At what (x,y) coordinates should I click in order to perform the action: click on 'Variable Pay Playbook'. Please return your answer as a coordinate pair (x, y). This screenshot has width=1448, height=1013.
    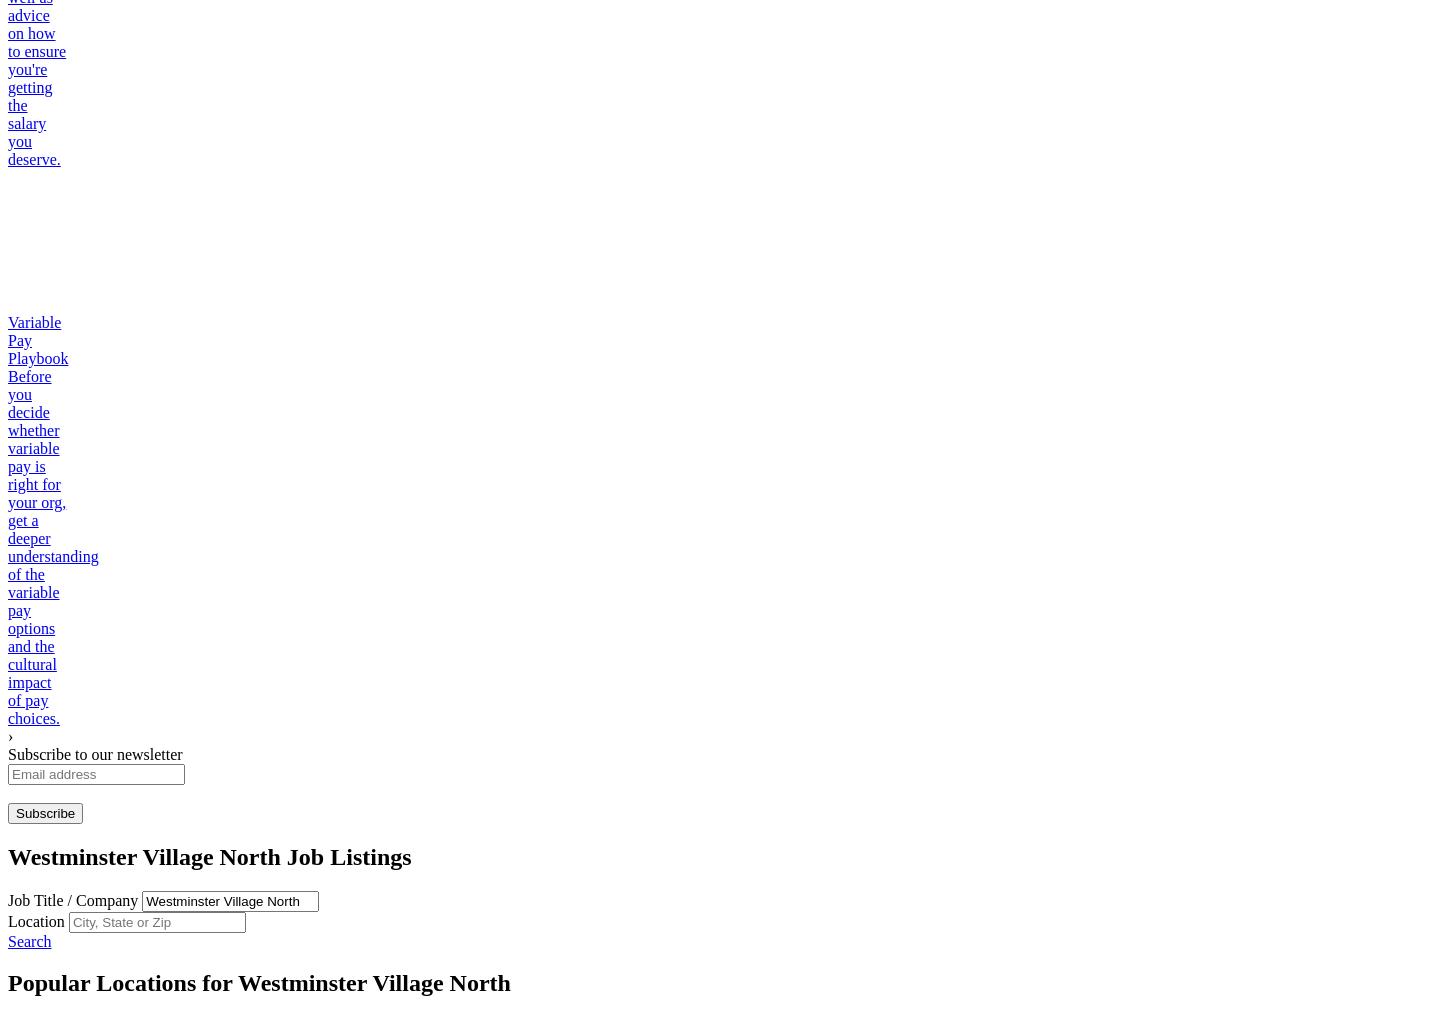
    Looking at the image, I should click on (37, 339).